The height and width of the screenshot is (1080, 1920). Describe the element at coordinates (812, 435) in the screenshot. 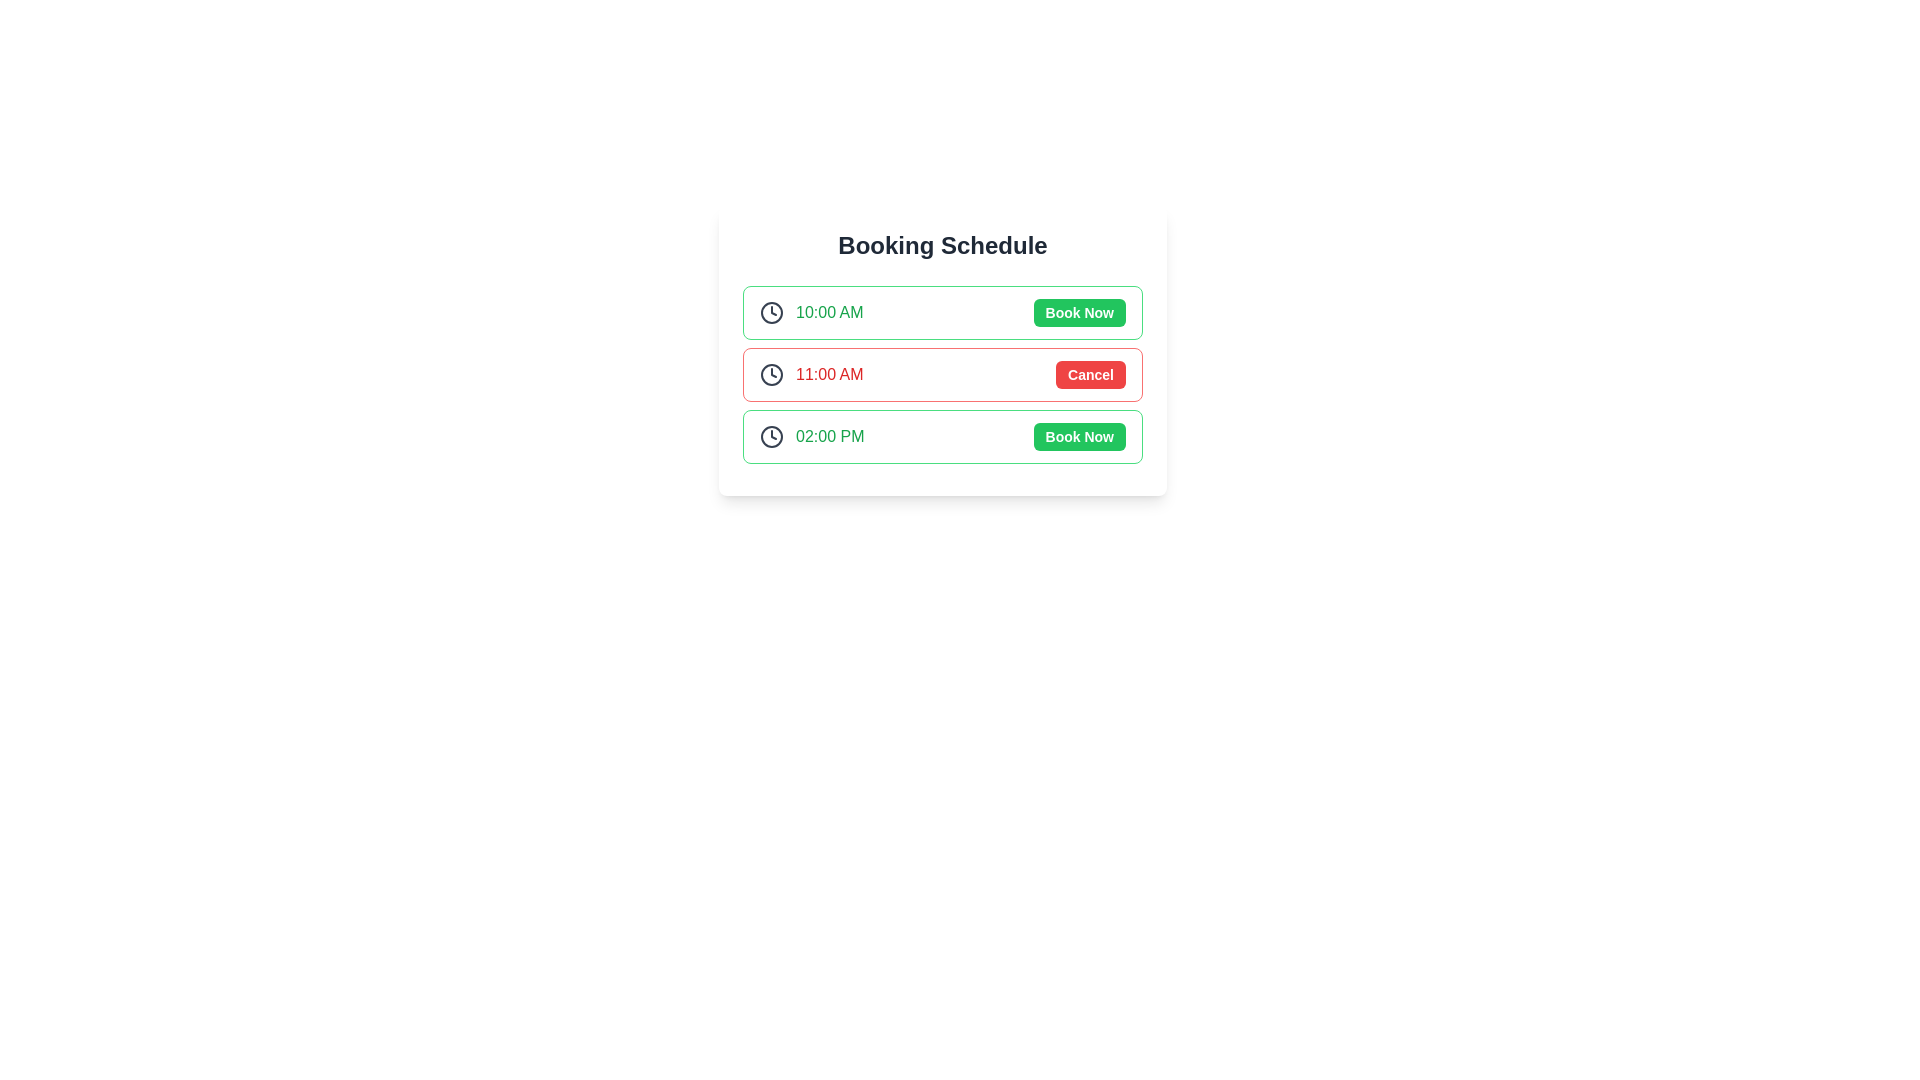

I see `the '02:00 PM' time slot element within the booking schedule, which is the third item in the list and located in the lower section of the group, accompanied by a 'Book Now' button` at that location.